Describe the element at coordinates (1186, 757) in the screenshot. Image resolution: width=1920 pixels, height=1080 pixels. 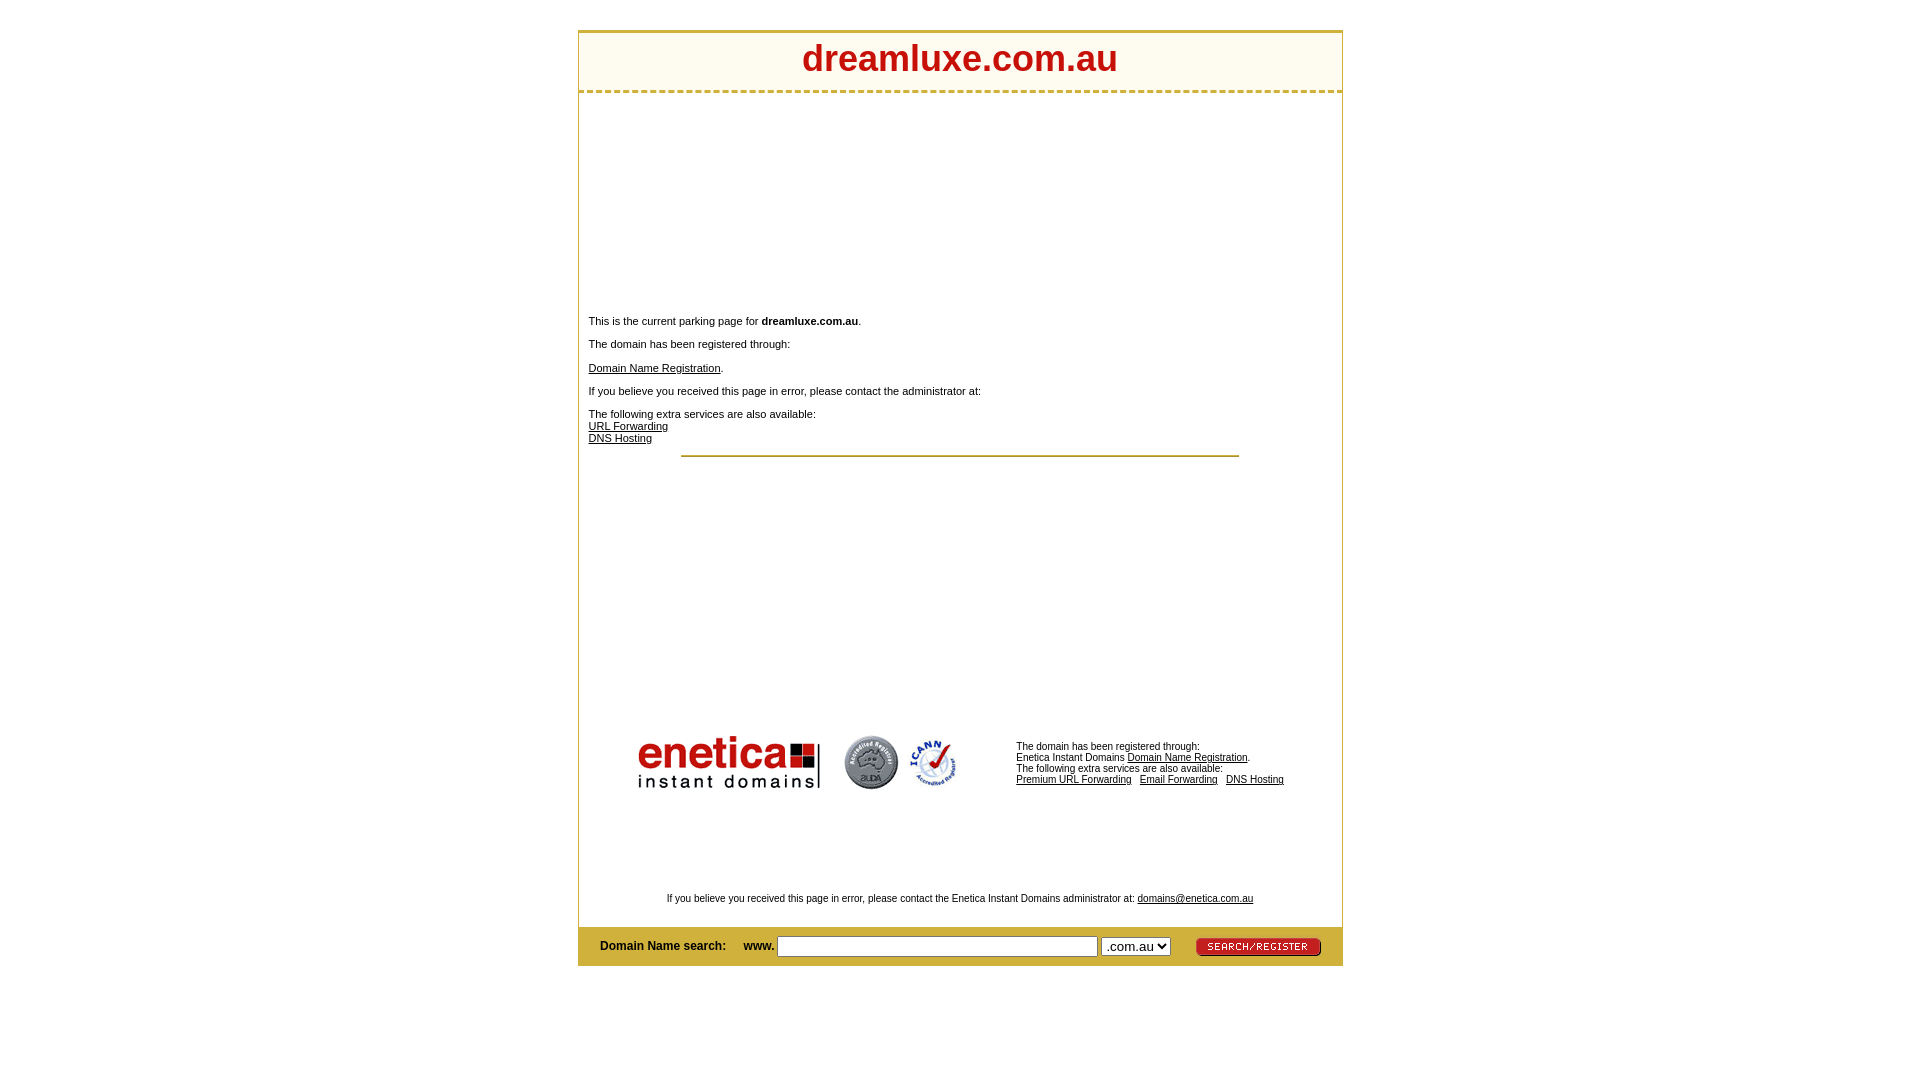
I see `'Domain Name Registration'` at that location.